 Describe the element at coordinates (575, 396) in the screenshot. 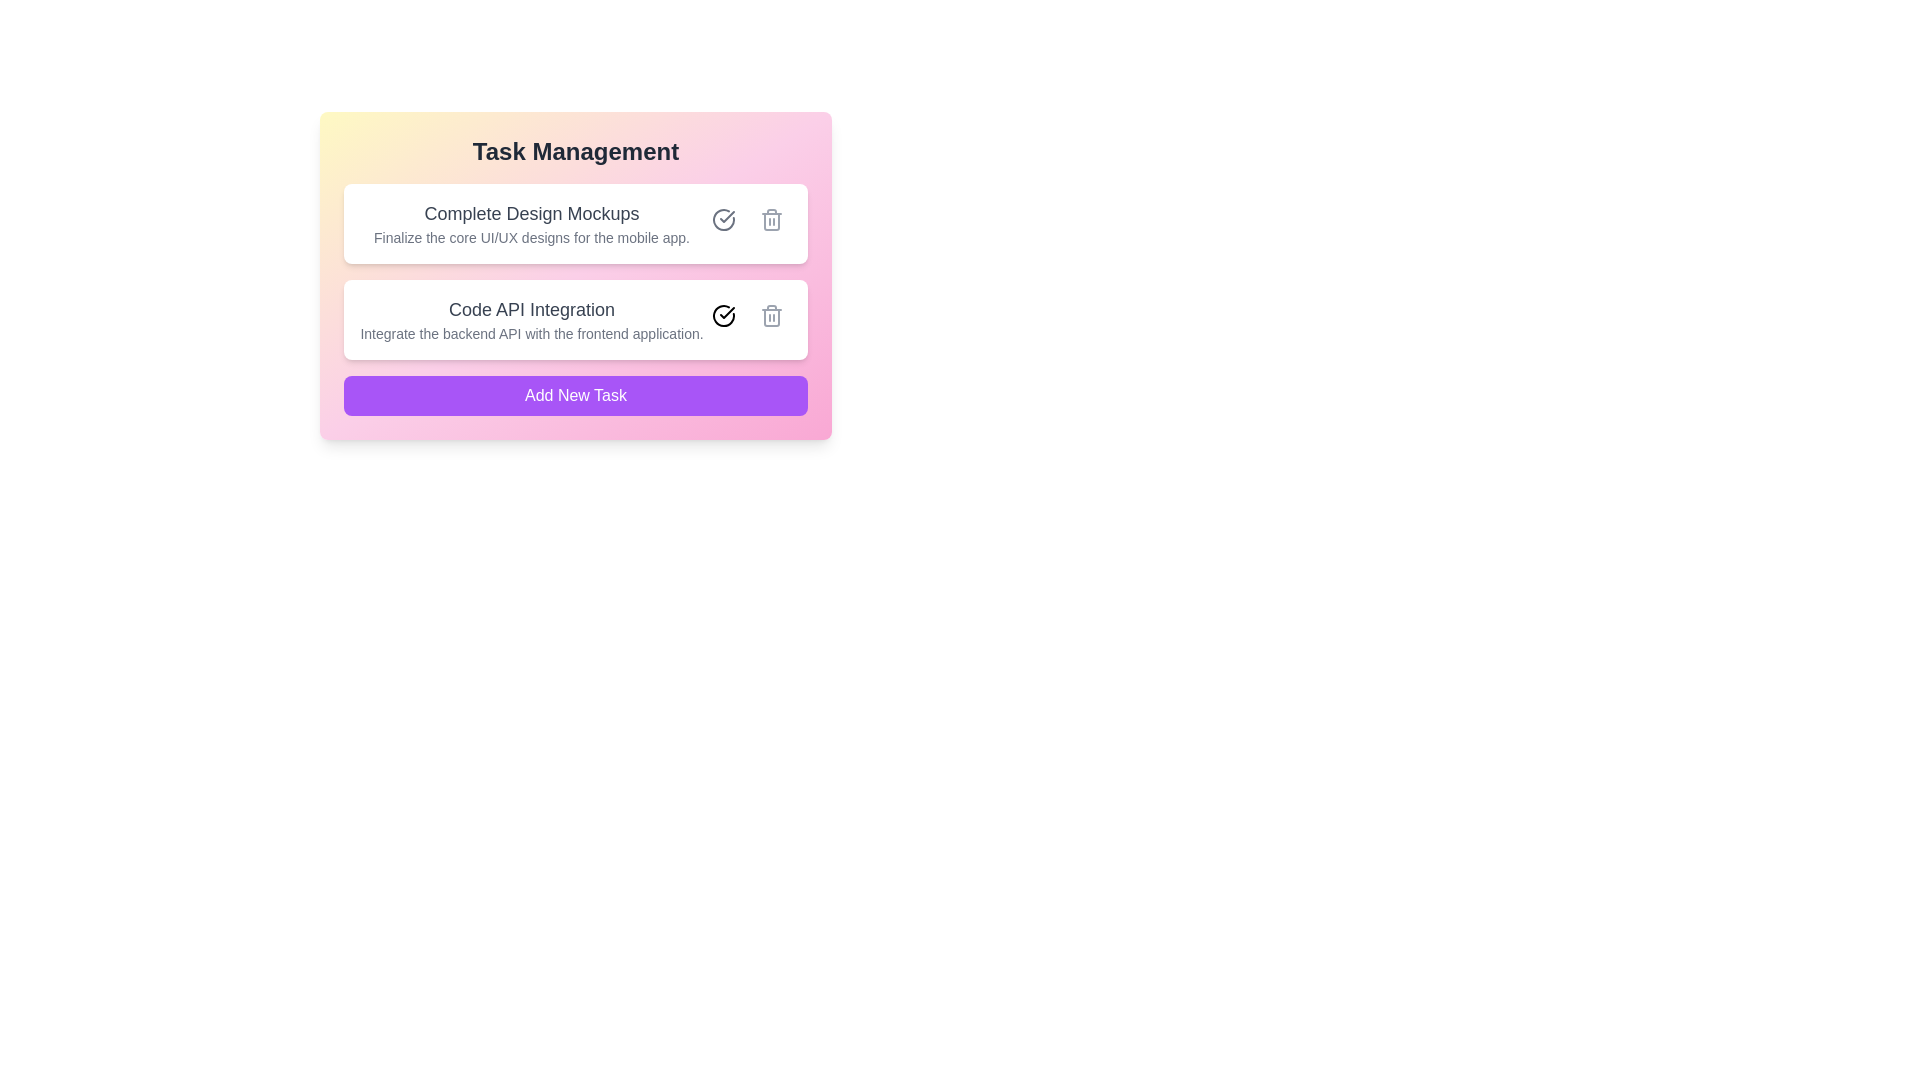

I see `'Add New Task' button to add a new task` at that location.